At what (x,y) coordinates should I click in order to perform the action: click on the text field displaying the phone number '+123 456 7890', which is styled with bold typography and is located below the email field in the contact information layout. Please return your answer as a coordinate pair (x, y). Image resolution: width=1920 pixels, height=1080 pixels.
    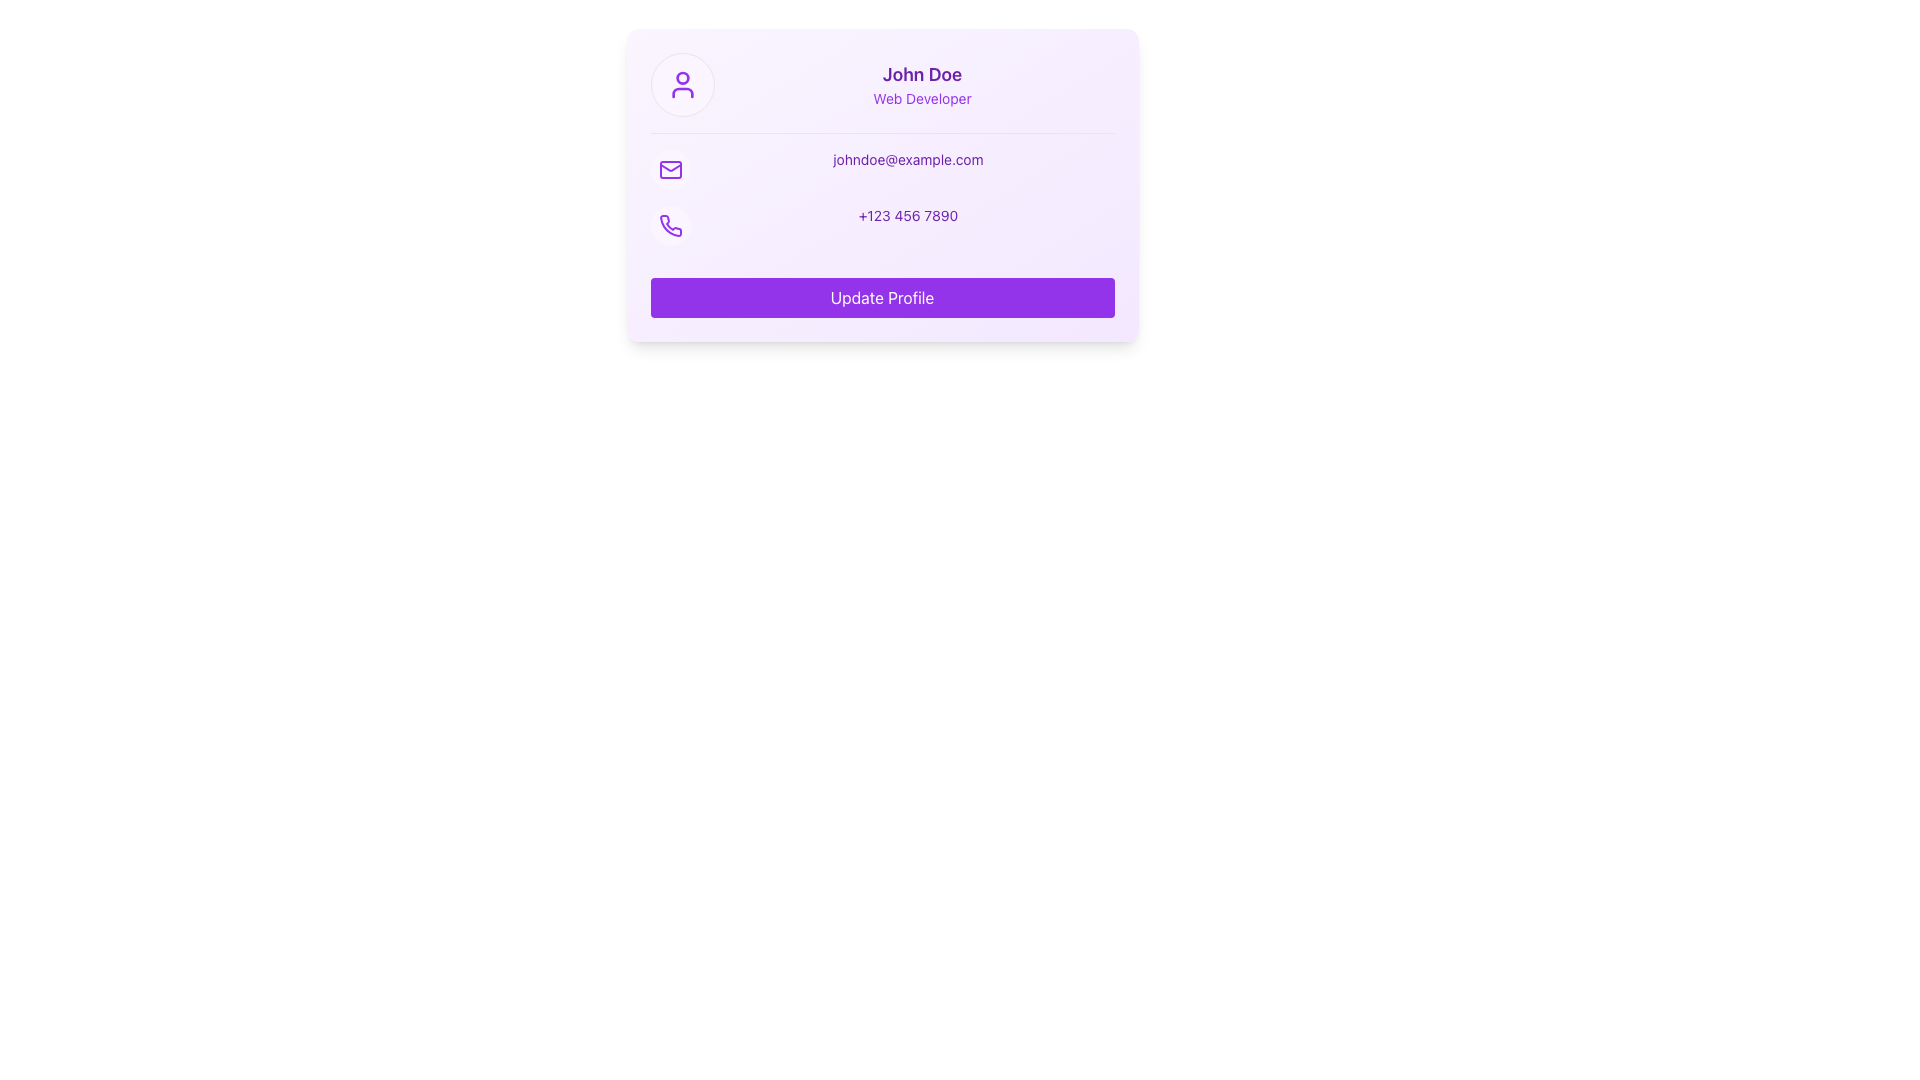
    Looking at the image, I should click on (881, 225).